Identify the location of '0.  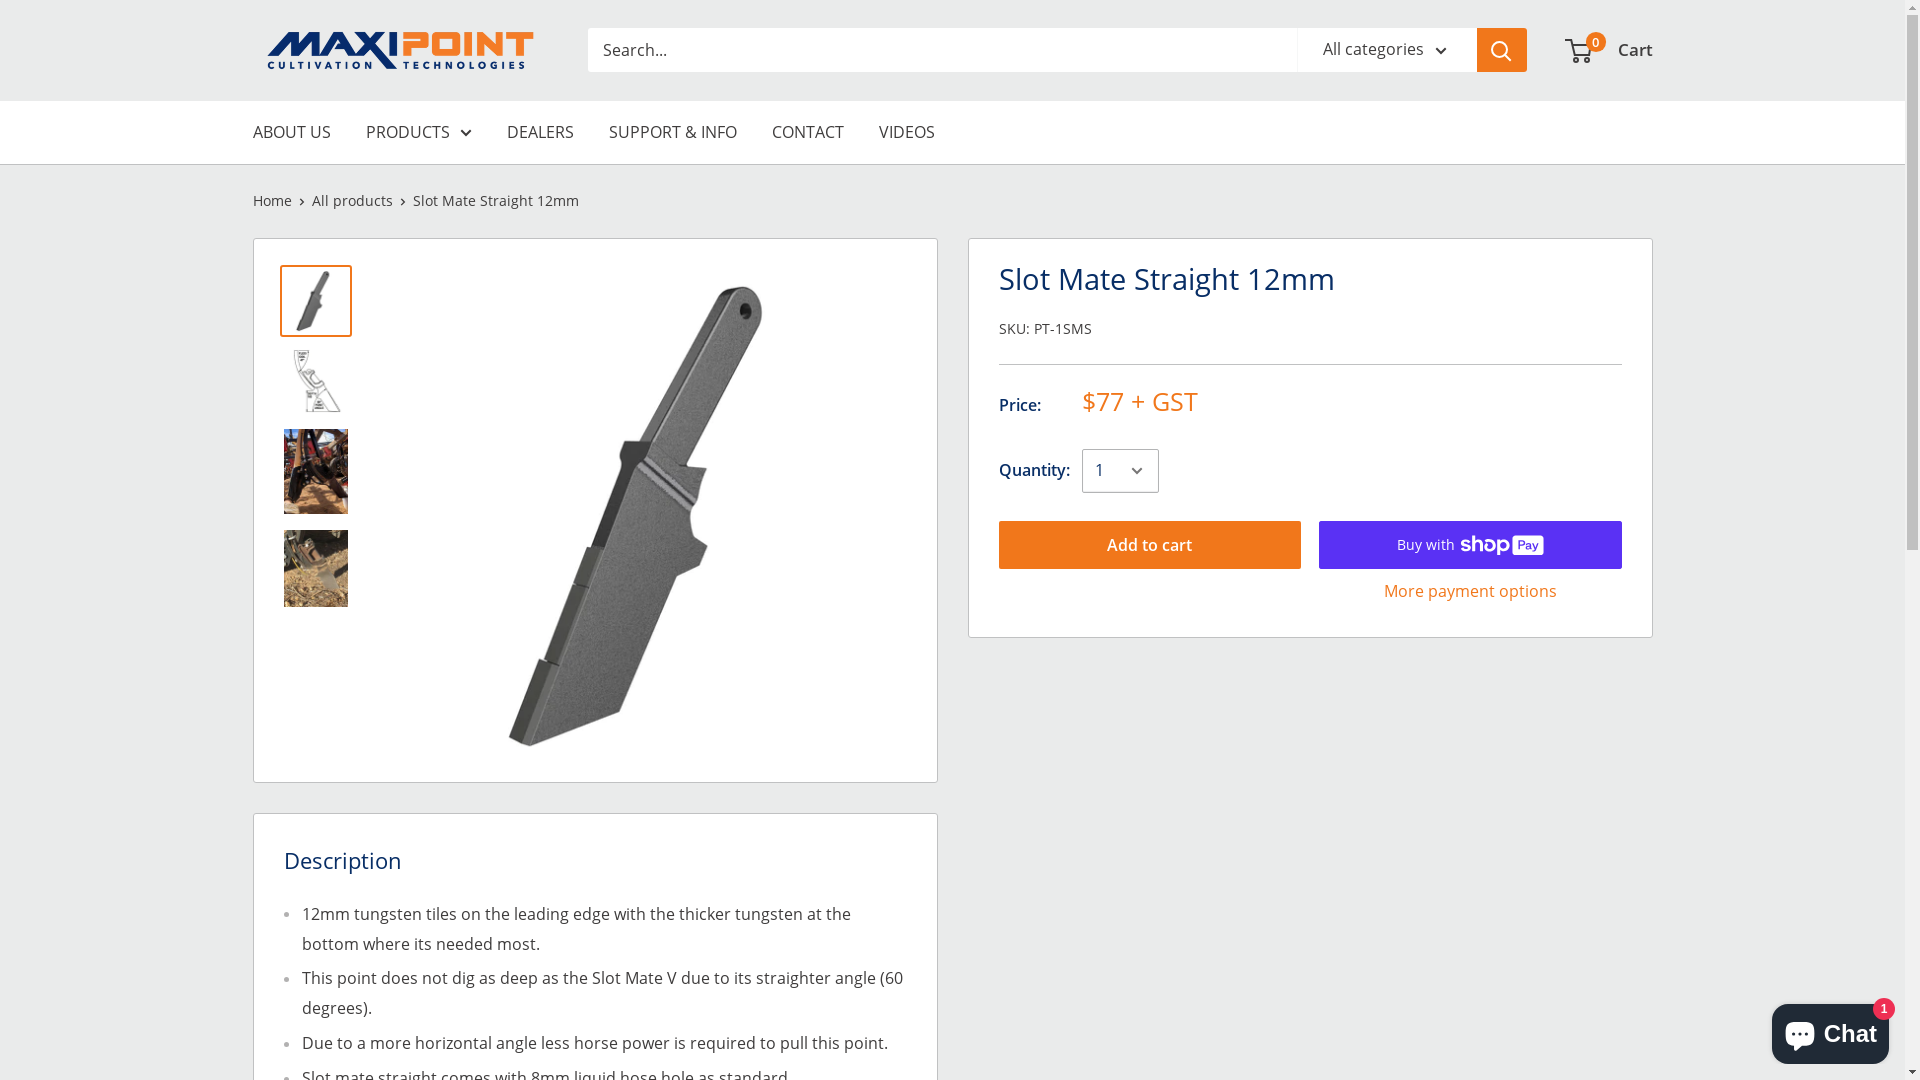
(1564, 49).